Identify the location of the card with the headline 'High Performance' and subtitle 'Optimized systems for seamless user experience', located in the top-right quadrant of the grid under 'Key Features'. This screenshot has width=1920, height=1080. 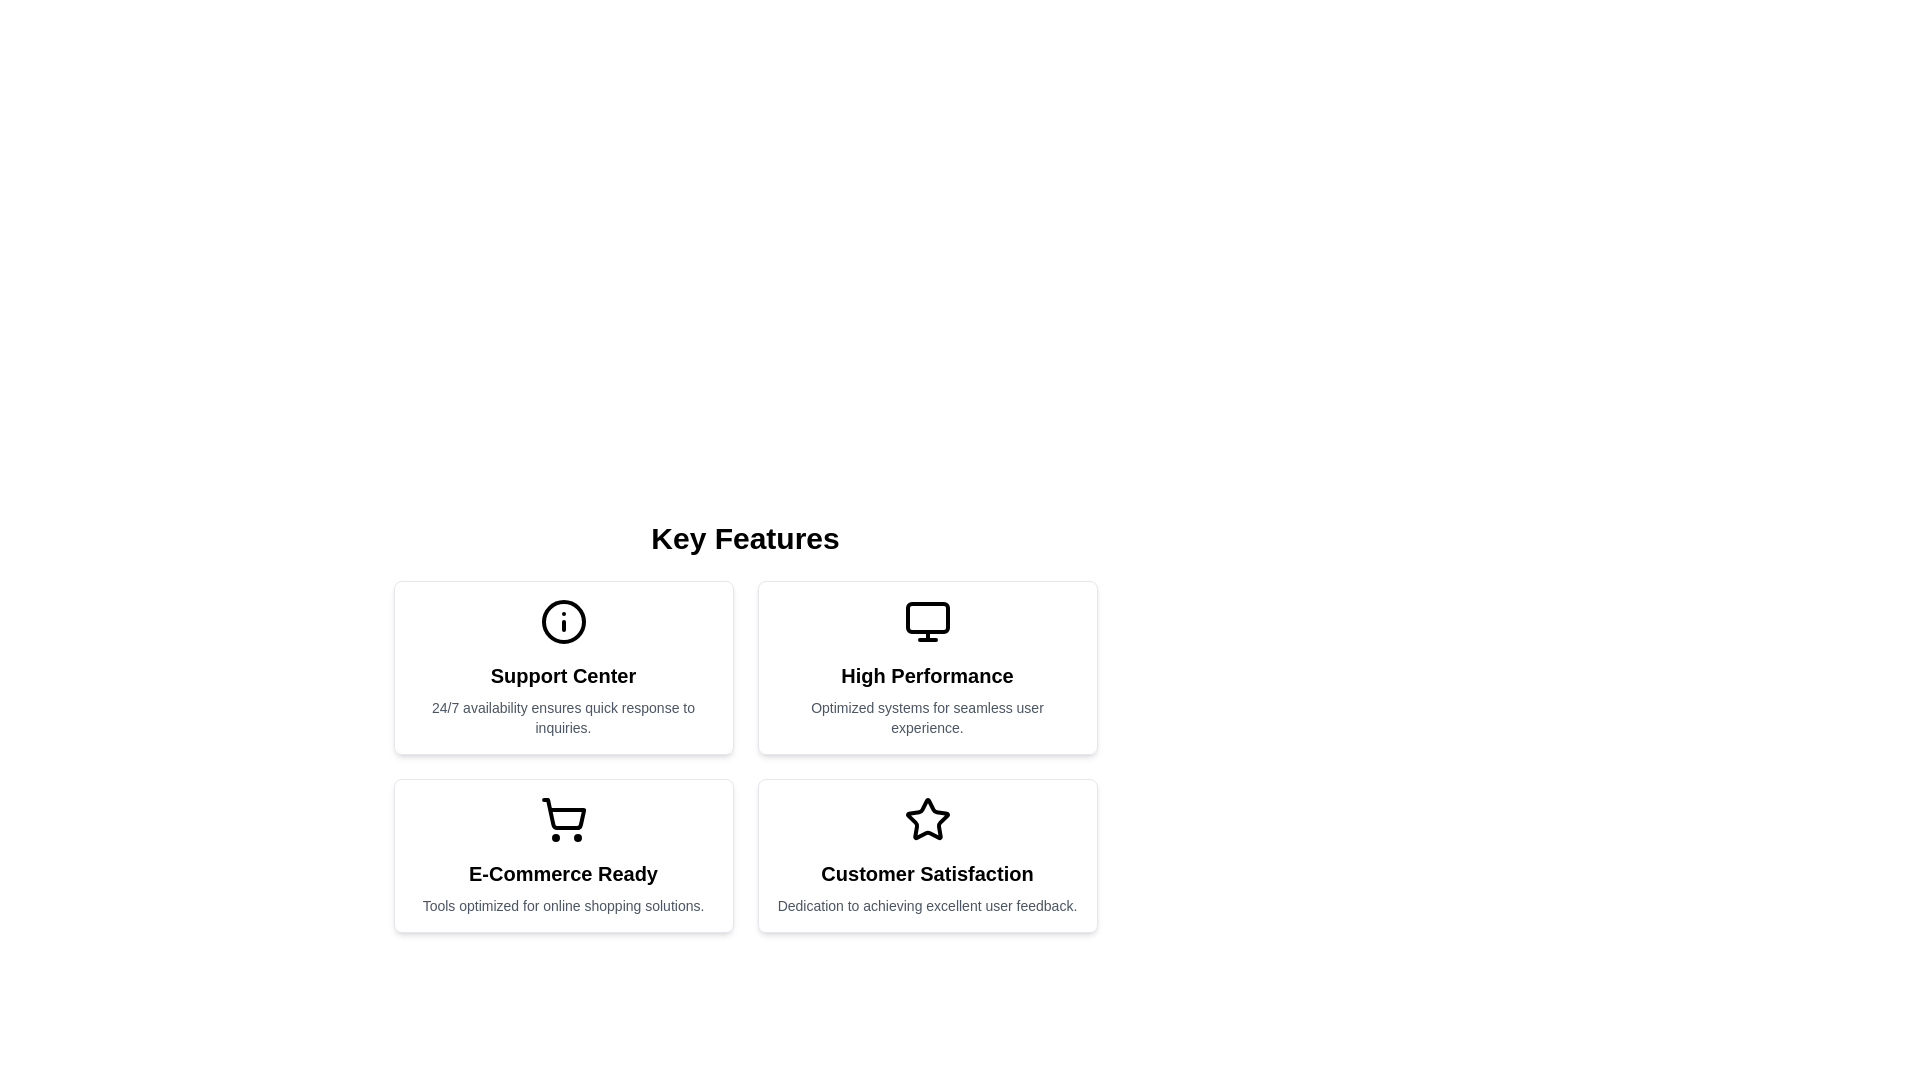
(926, 667).